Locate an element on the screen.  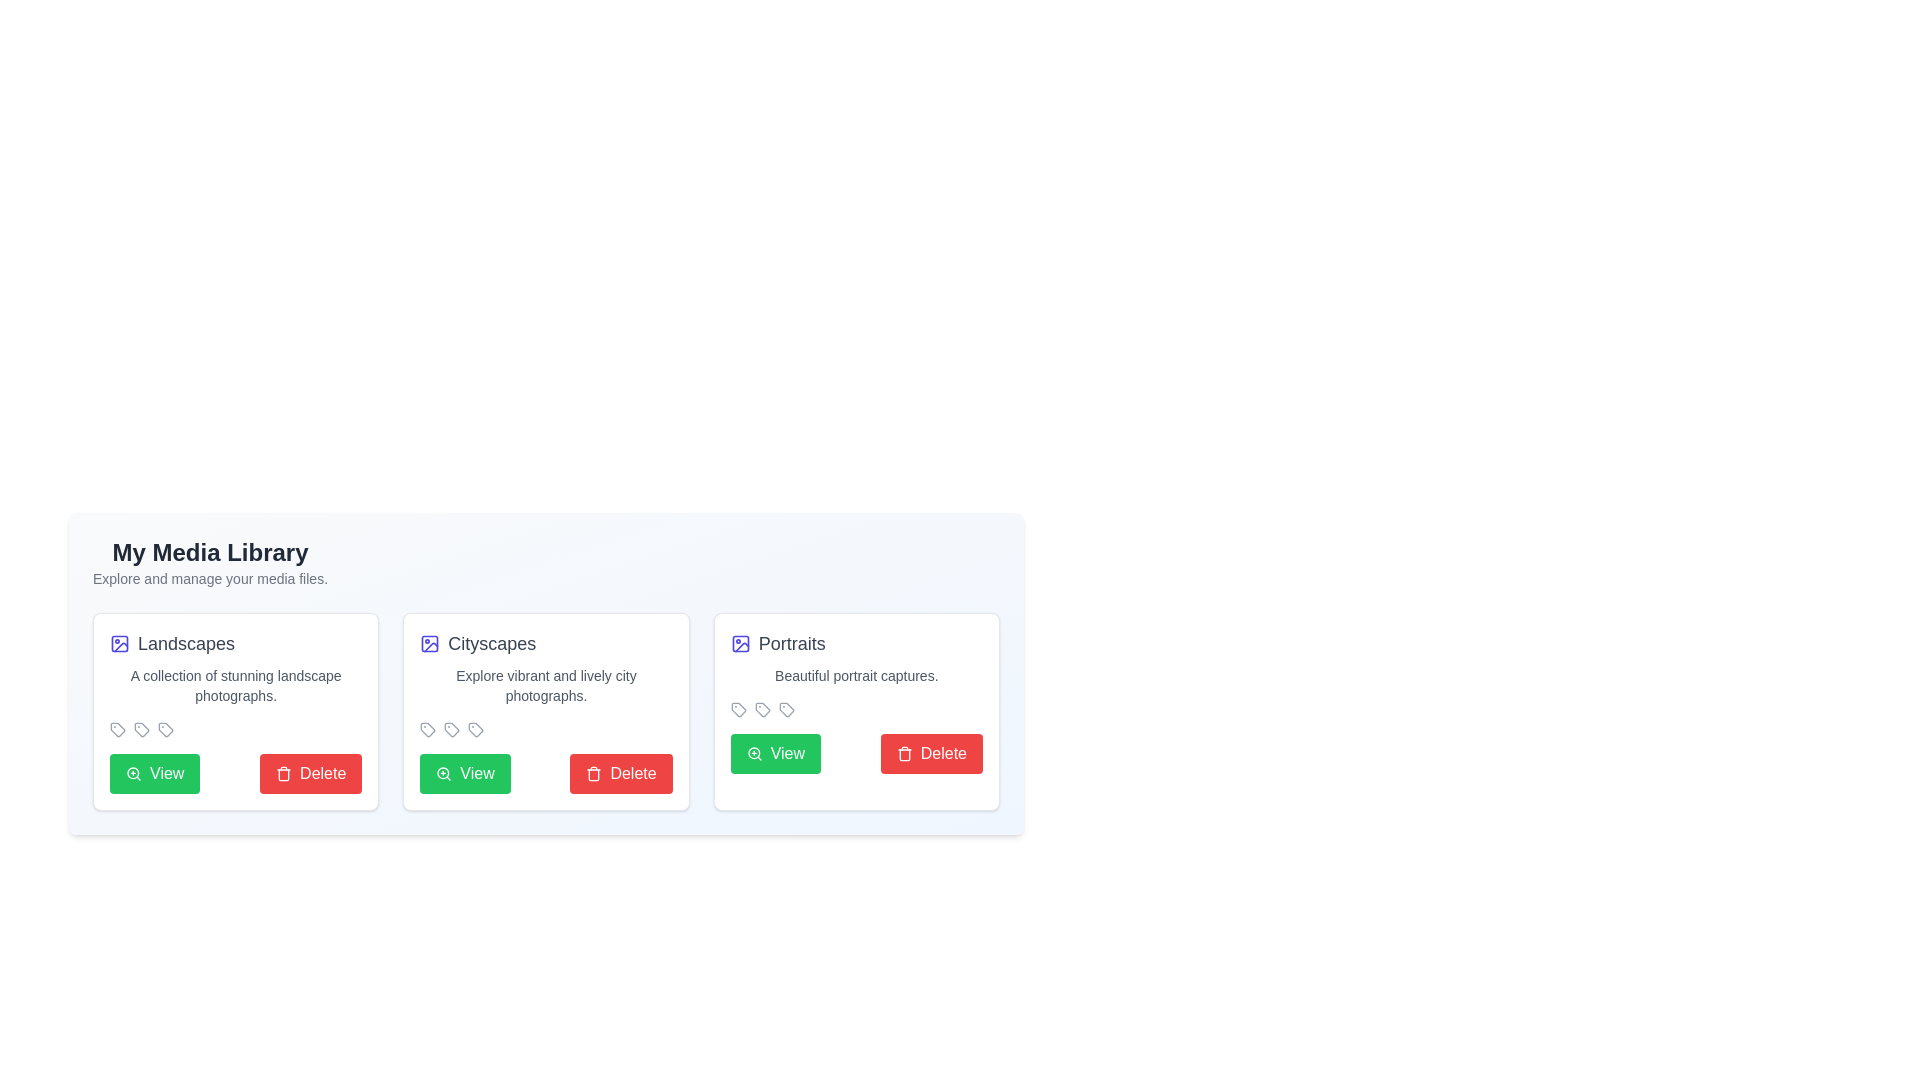
text label displaying 'Beautiful portrait captures.' which is located under the heading 'Portraits' in the card layout is located at coordinates (856, 675).